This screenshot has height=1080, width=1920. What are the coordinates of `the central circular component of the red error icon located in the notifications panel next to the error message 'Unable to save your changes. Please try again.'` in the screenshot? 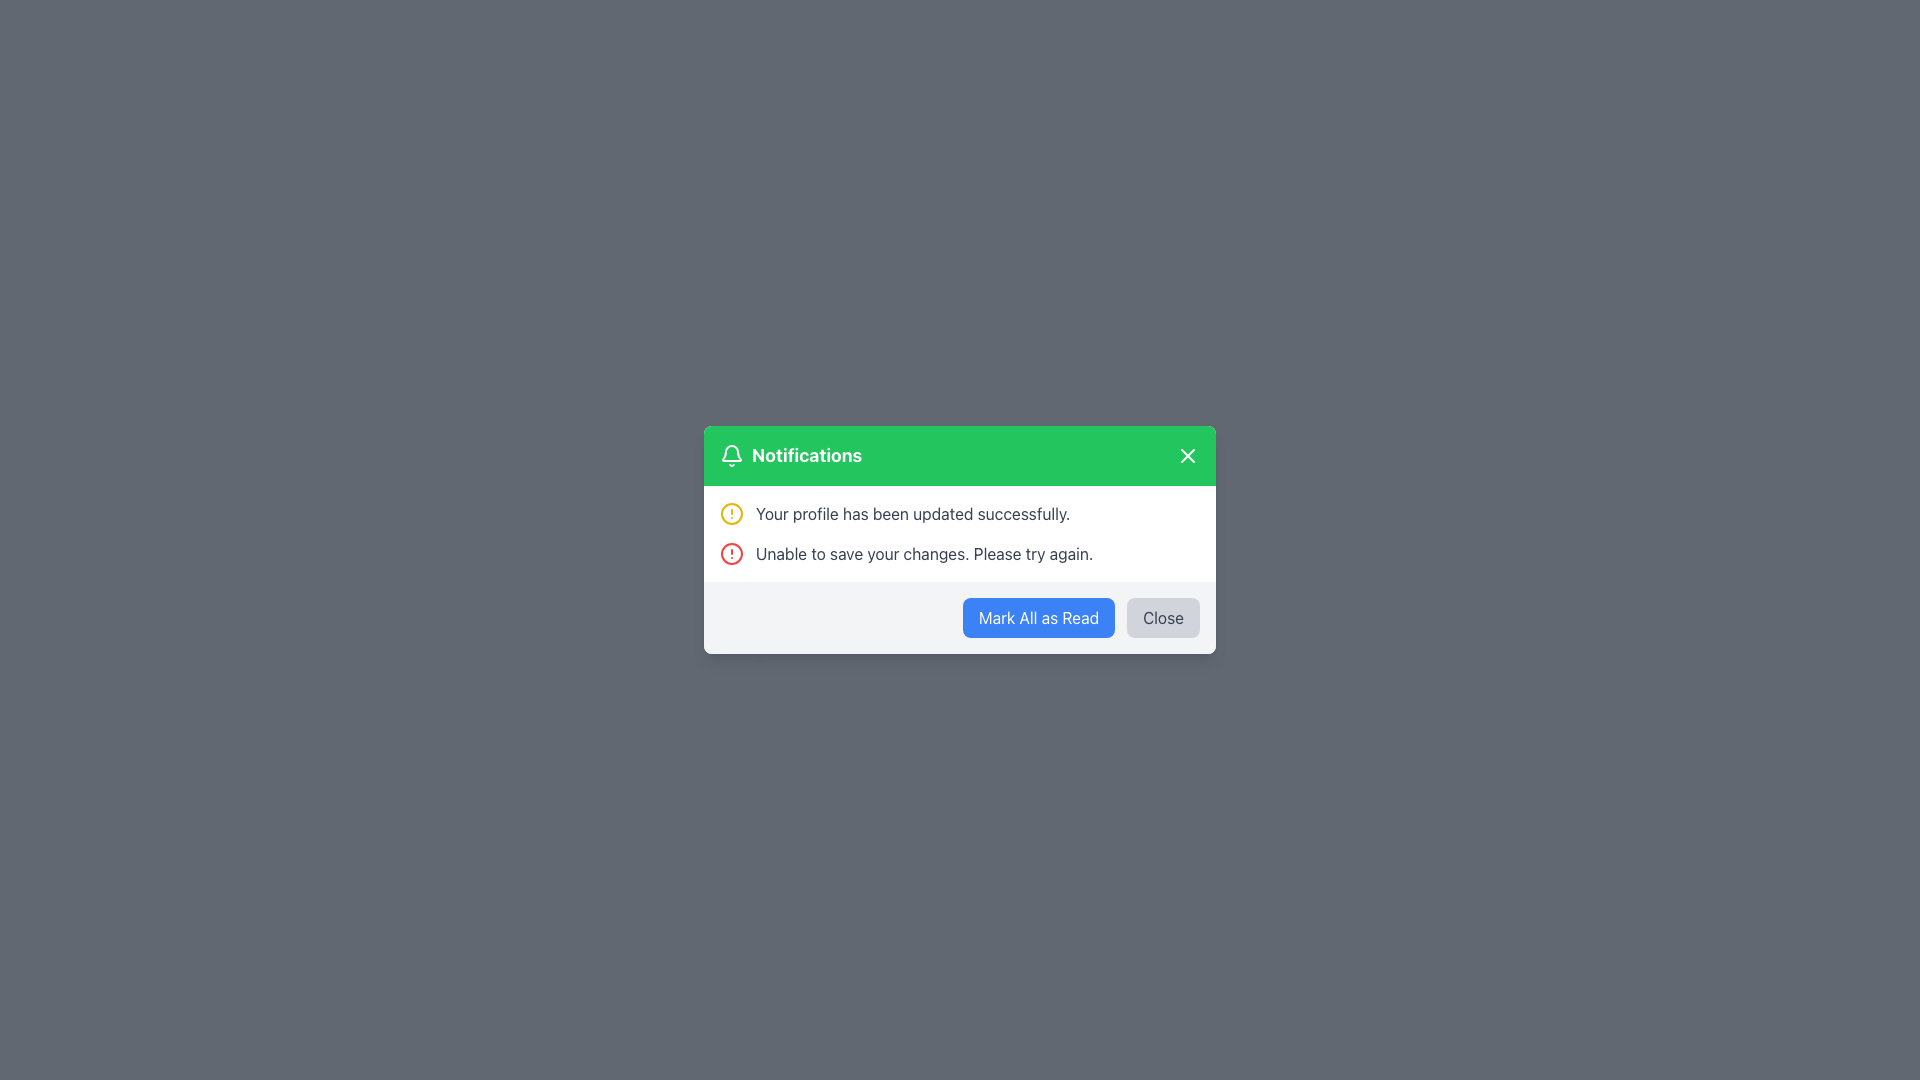 It's located at (730, 554).